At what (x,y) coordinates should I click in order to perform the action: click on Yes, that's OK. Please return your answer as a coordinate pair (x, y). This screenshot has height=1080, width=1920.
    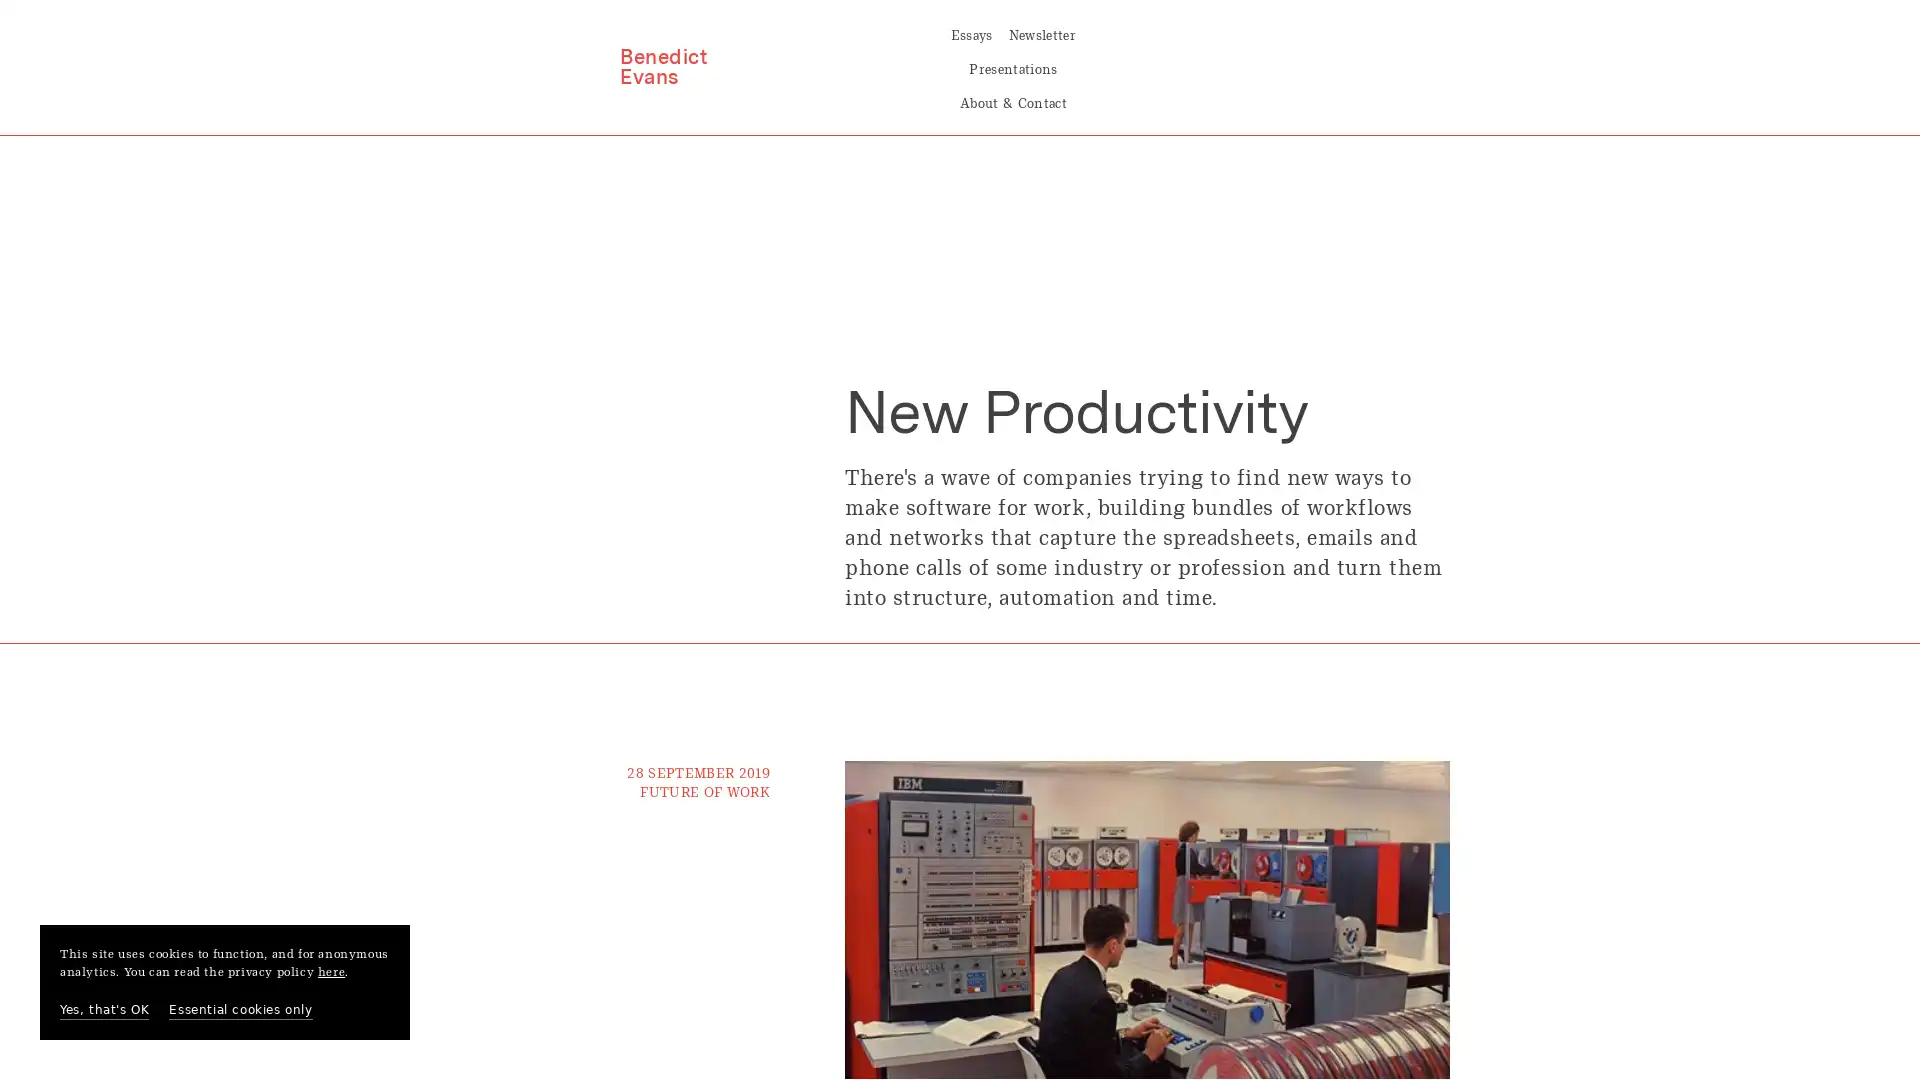
    Looking at the image, I should click on (103, 1010).